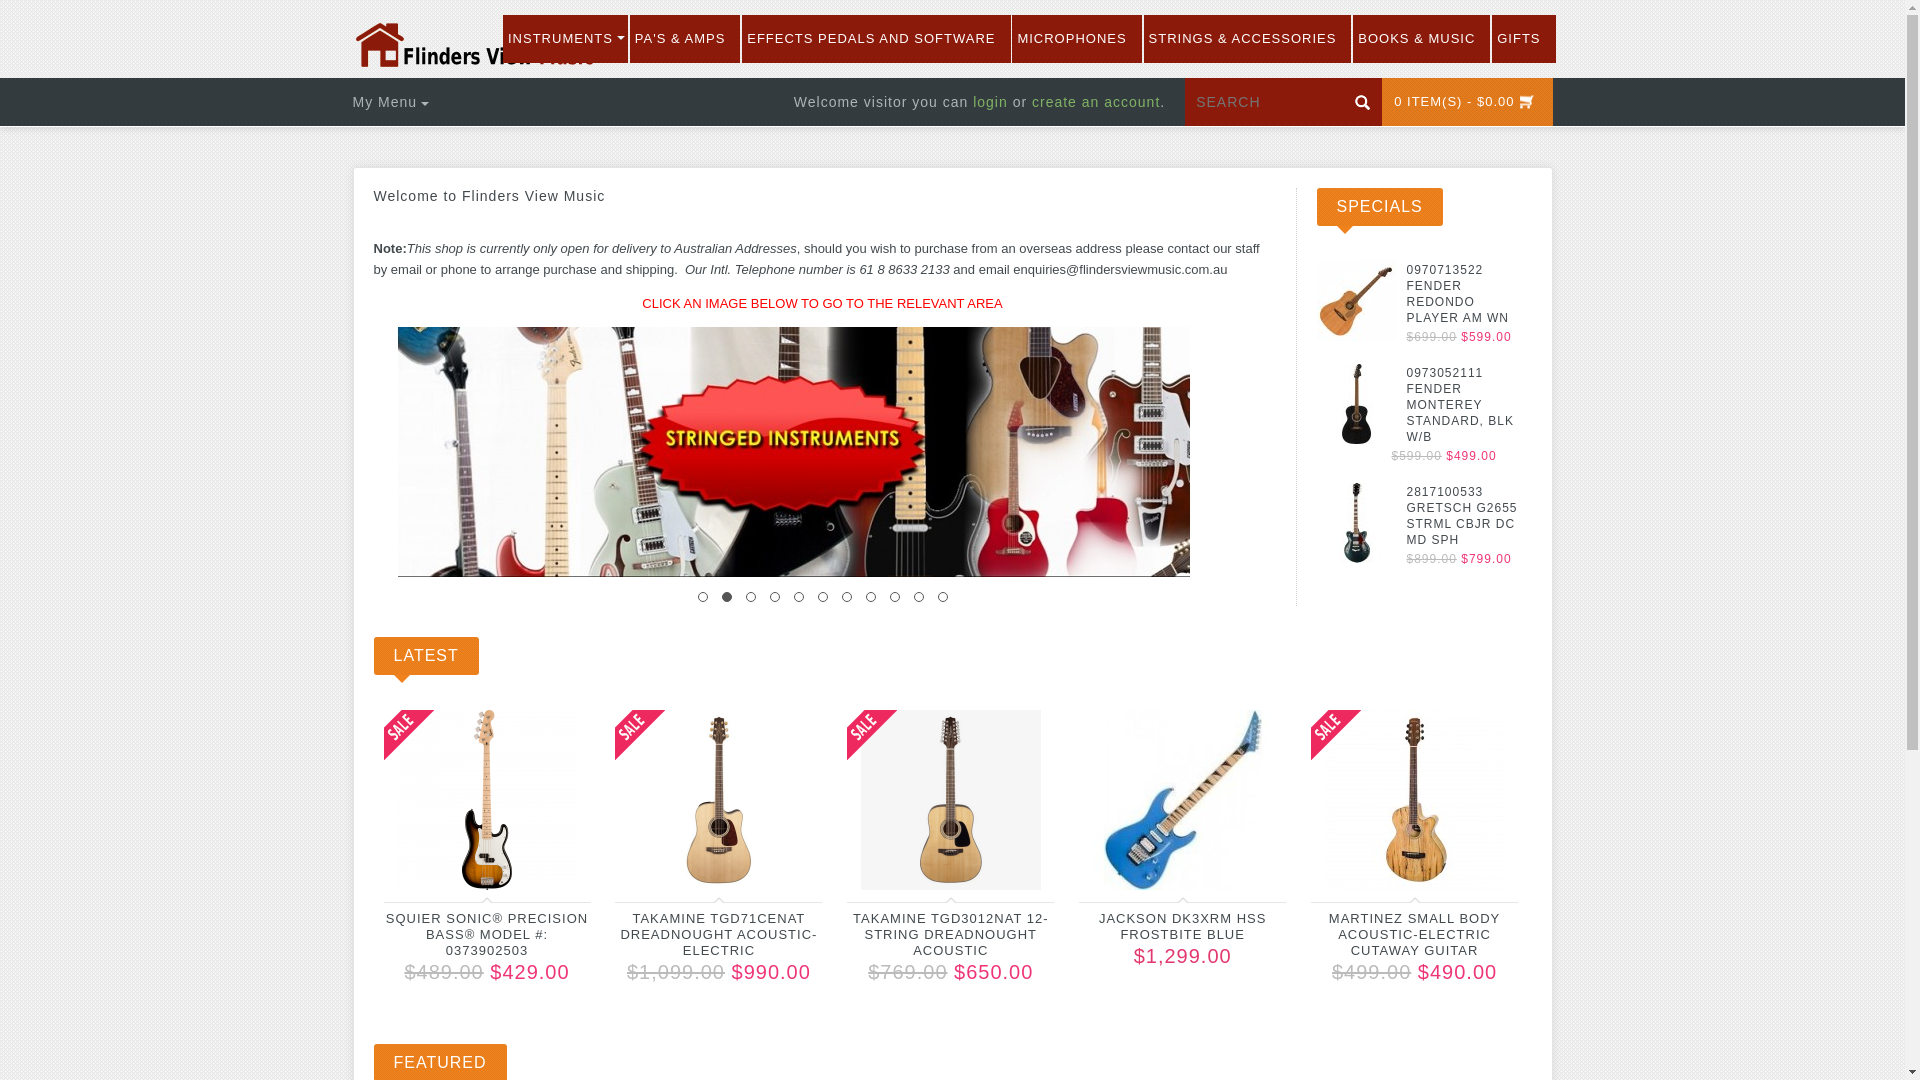 The width and height of the screenshot is (1920, 1080). What do you see at coordinates (1459, 405) in the screenshot?
I see `'0973052111 FENDER MONTEREY STANDARD, BLK W/B'` at bounding box center [1459, 405].